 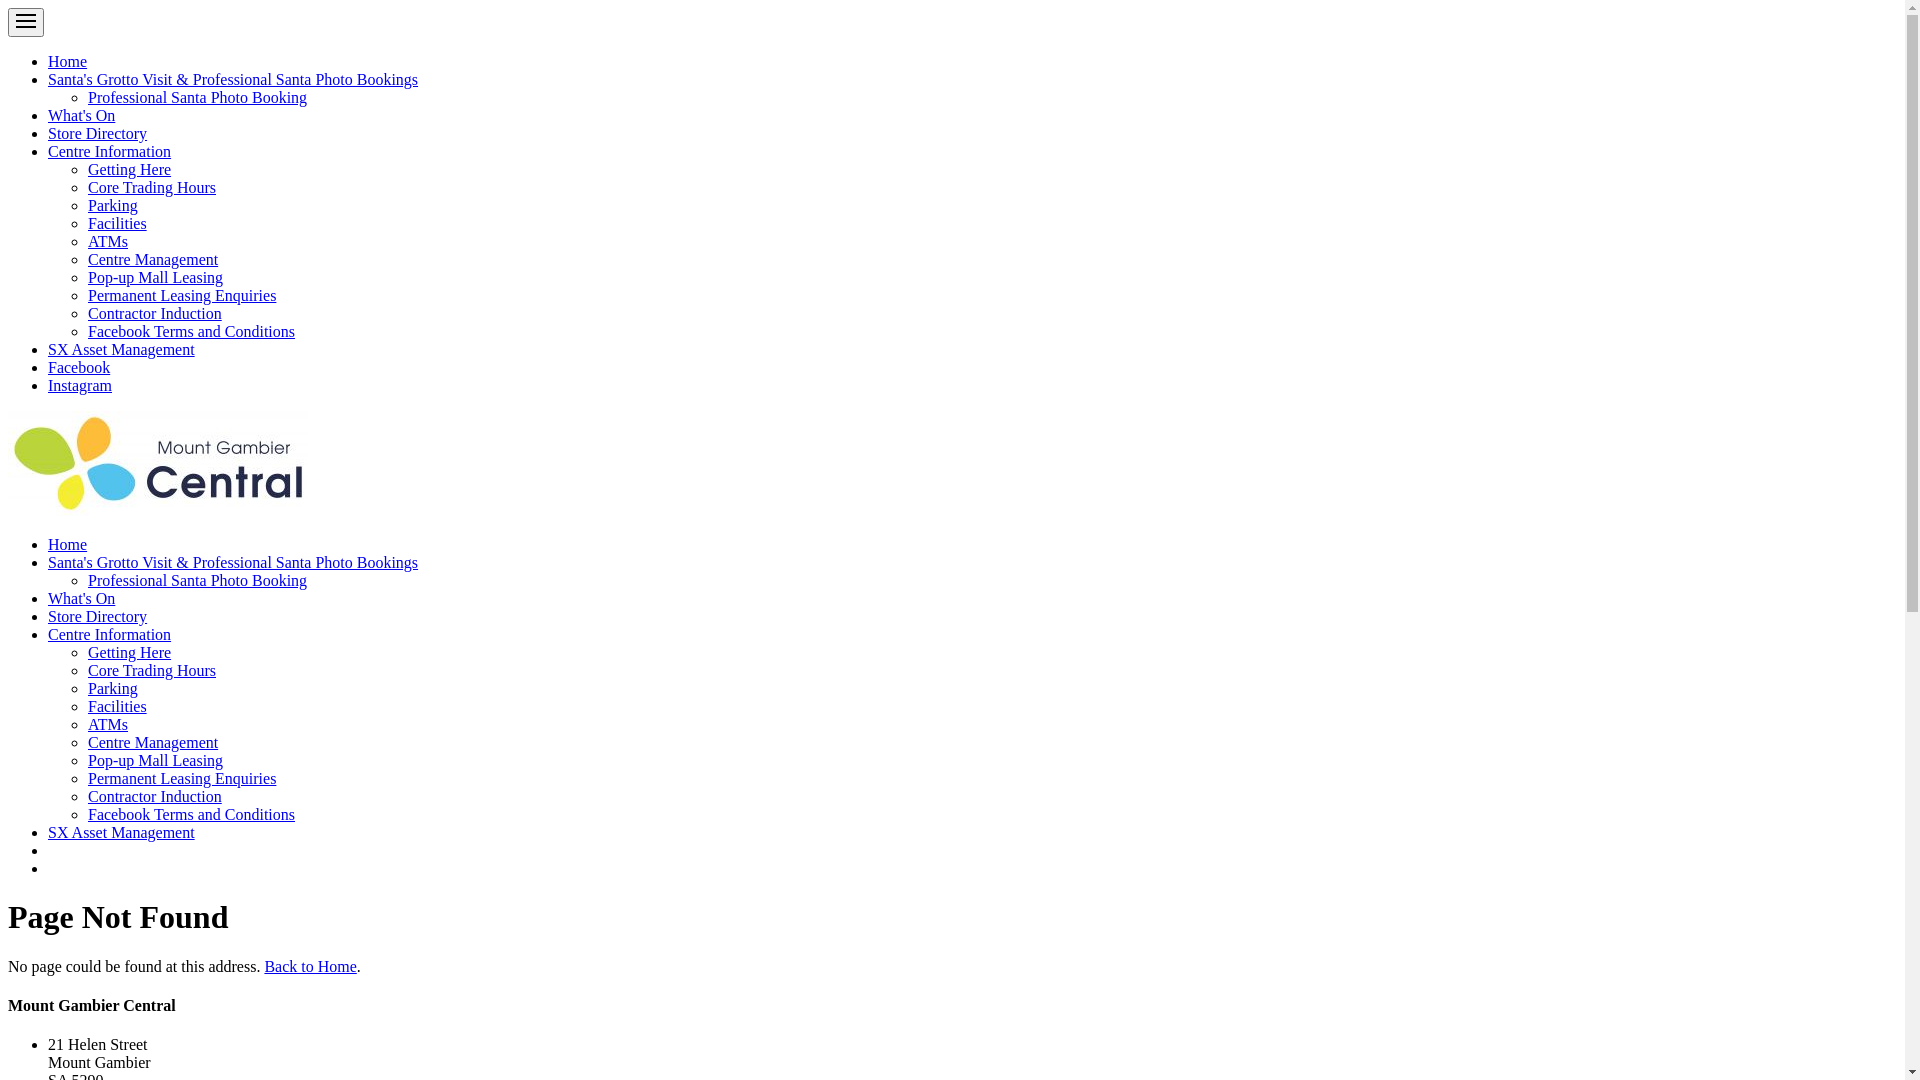 What do you see at coordinates (151, 187) in the screenshot?
I see `'Core Trading Hours'` at bounding box center [151, 187].